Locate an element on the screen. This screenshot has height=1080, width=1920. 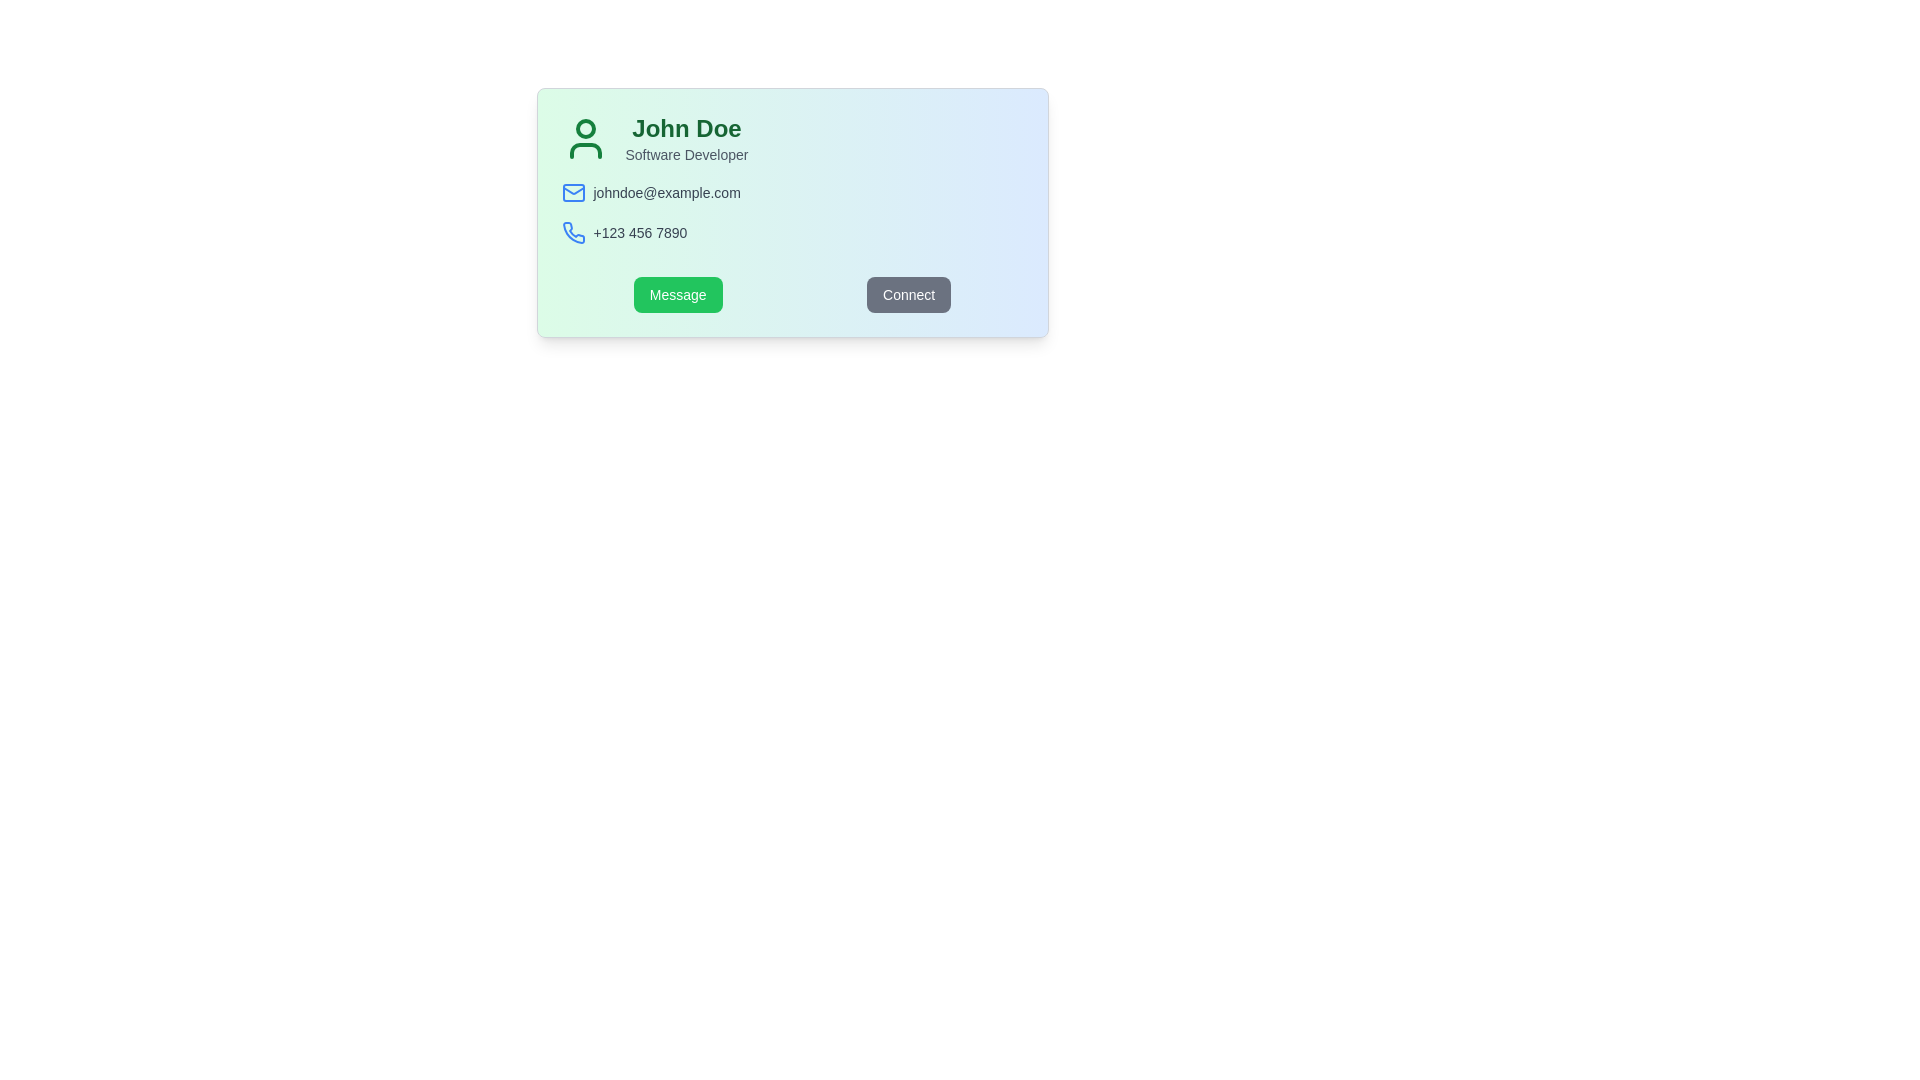
the green button labeled 'Message' is located at coordinates (677, 294).